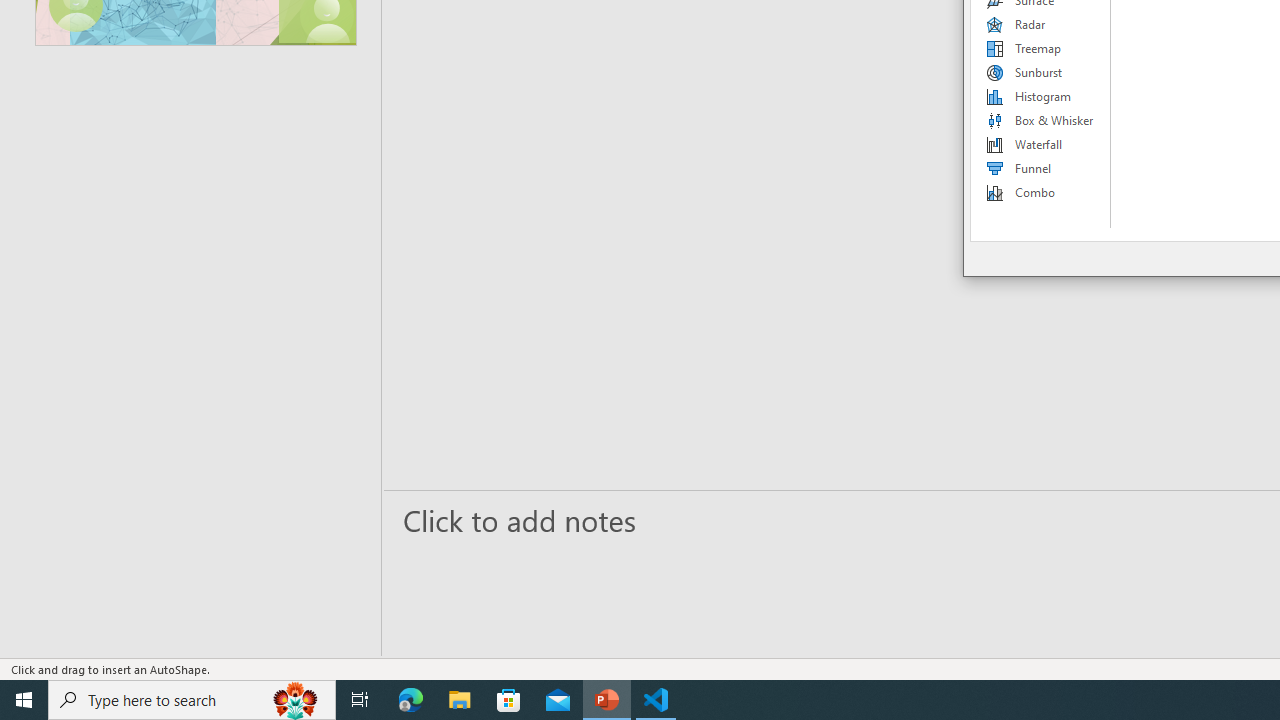 The height and width of the screenshot is (720, 1280). What do you see at coordinates (1040, 192) in the screenshot?
I see `'Combo'` at bounding box center [1040, 192].